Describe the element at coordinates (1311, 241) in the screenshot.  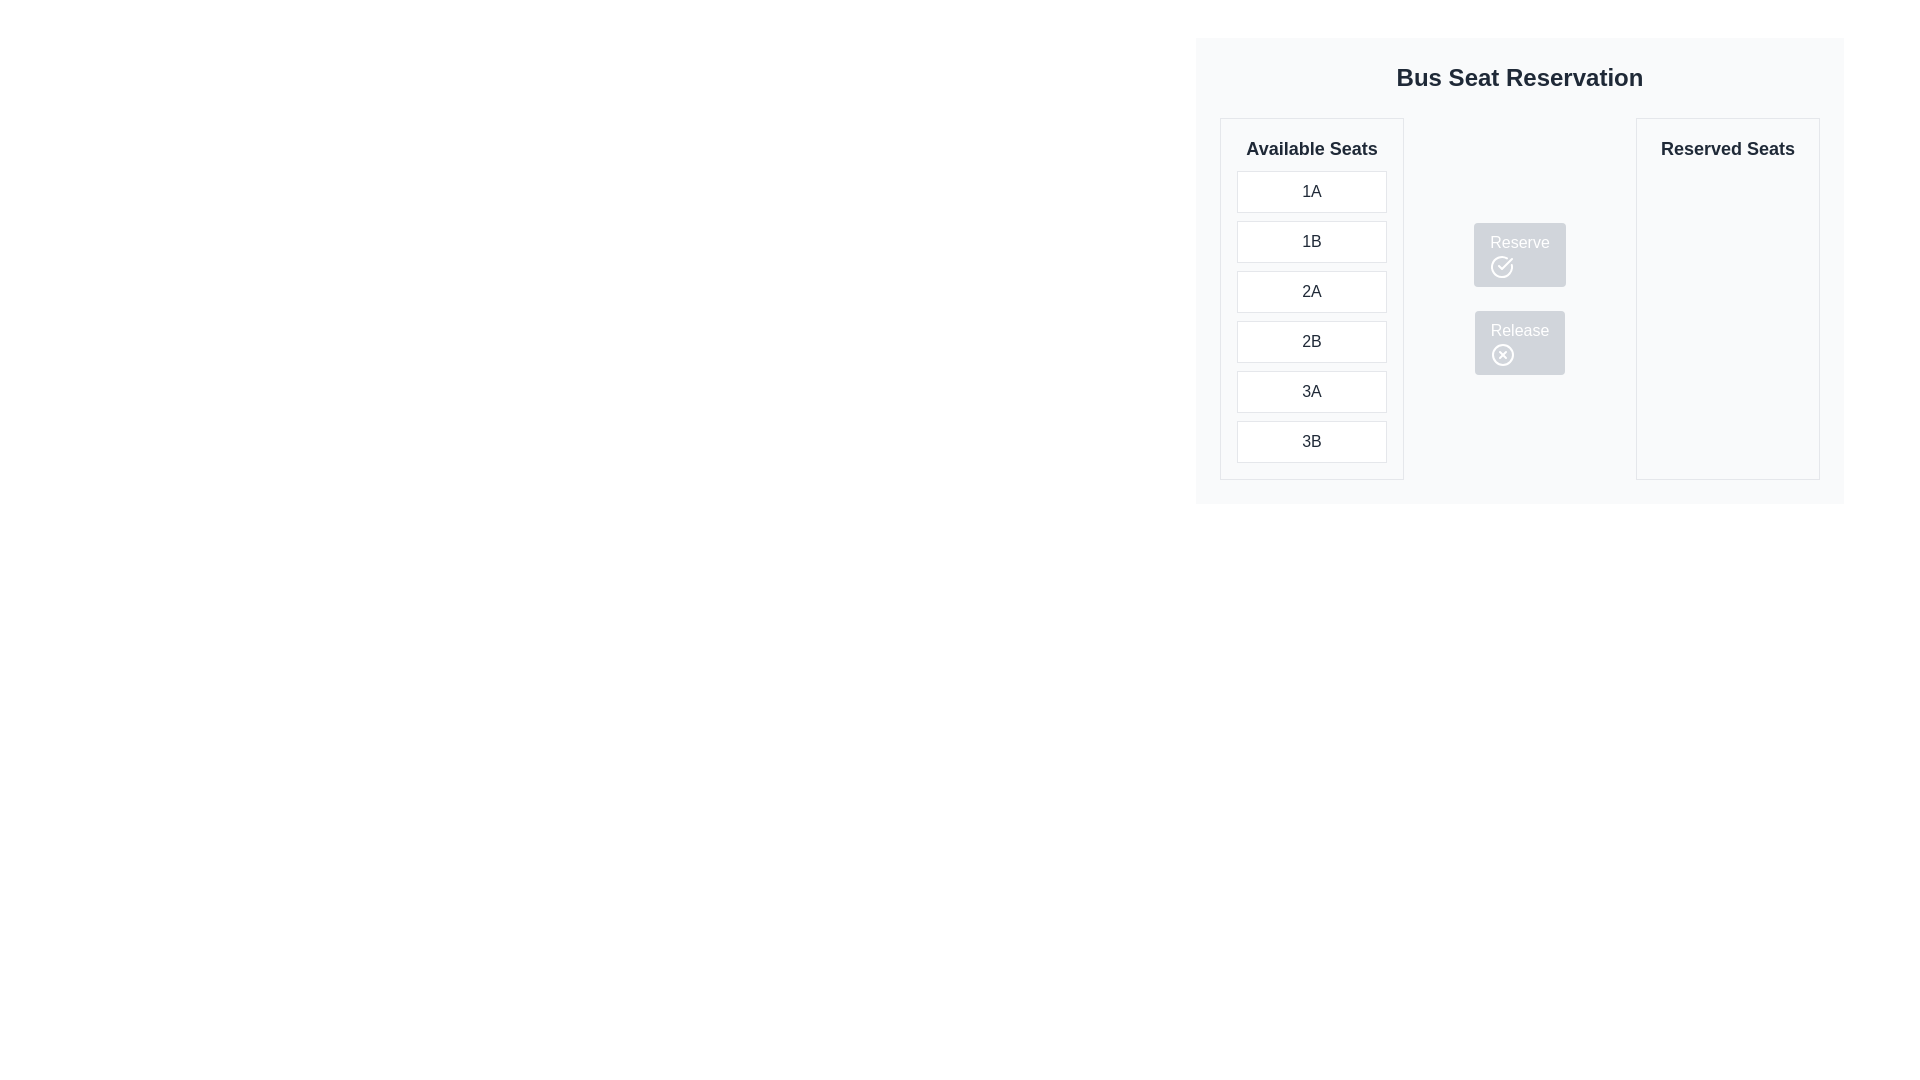
I see `the informational label '1B' that represents a selectable option in the reservation system, located below '1A' and above '2A' under the 'Available Seats' heading` at that location.